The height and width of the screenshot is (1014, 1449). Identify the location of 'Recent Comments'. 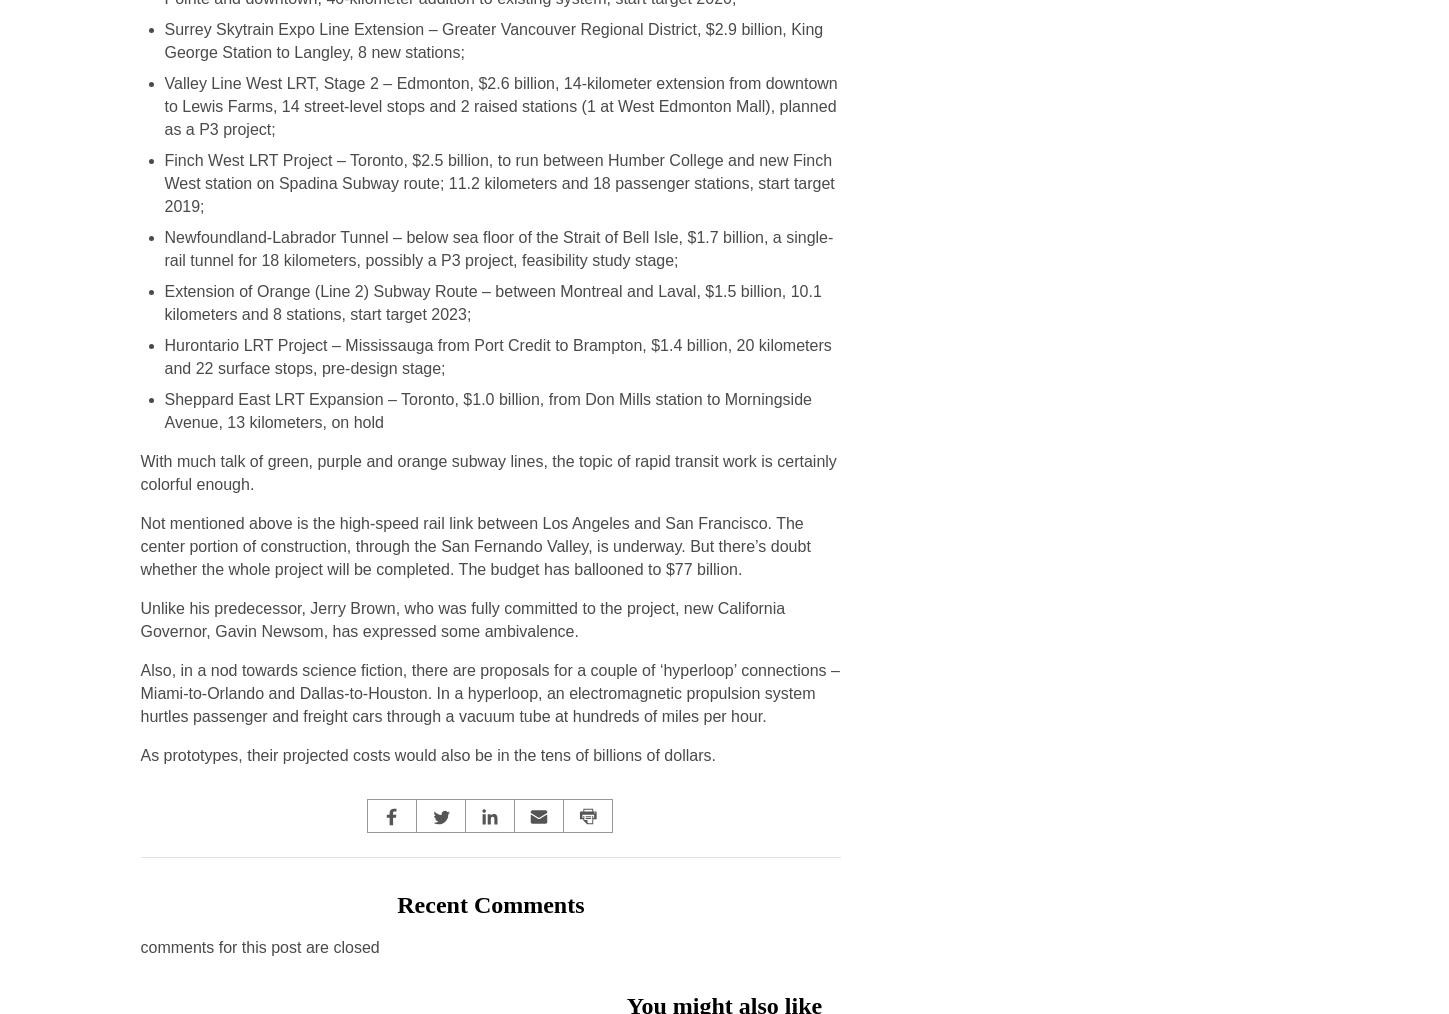
(490, 903).